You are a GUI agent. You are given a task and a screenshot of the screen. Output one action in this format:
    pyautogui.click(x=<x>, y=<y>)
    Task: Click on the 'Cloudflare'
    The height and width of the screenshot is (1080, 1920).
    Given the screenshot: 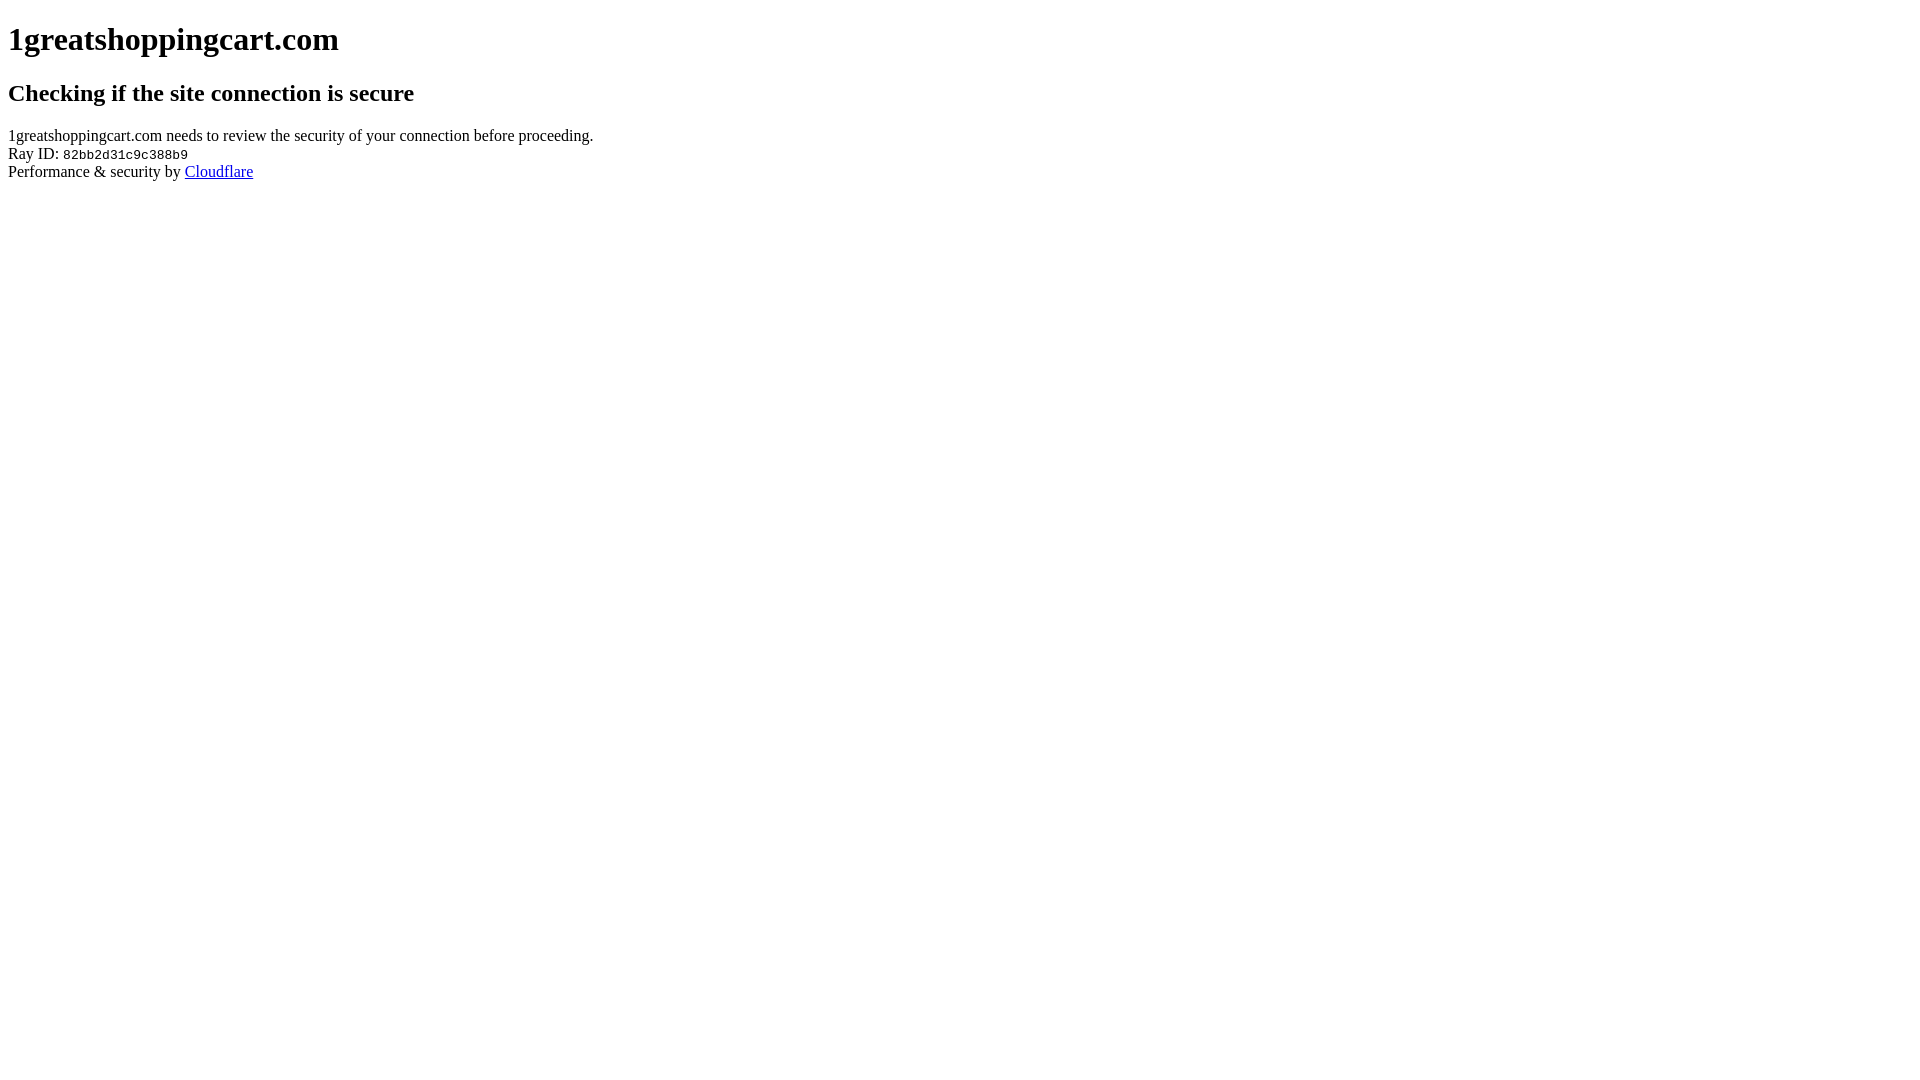 What is the action you would take?
    pyautogui.click(x=185, y=170)
    